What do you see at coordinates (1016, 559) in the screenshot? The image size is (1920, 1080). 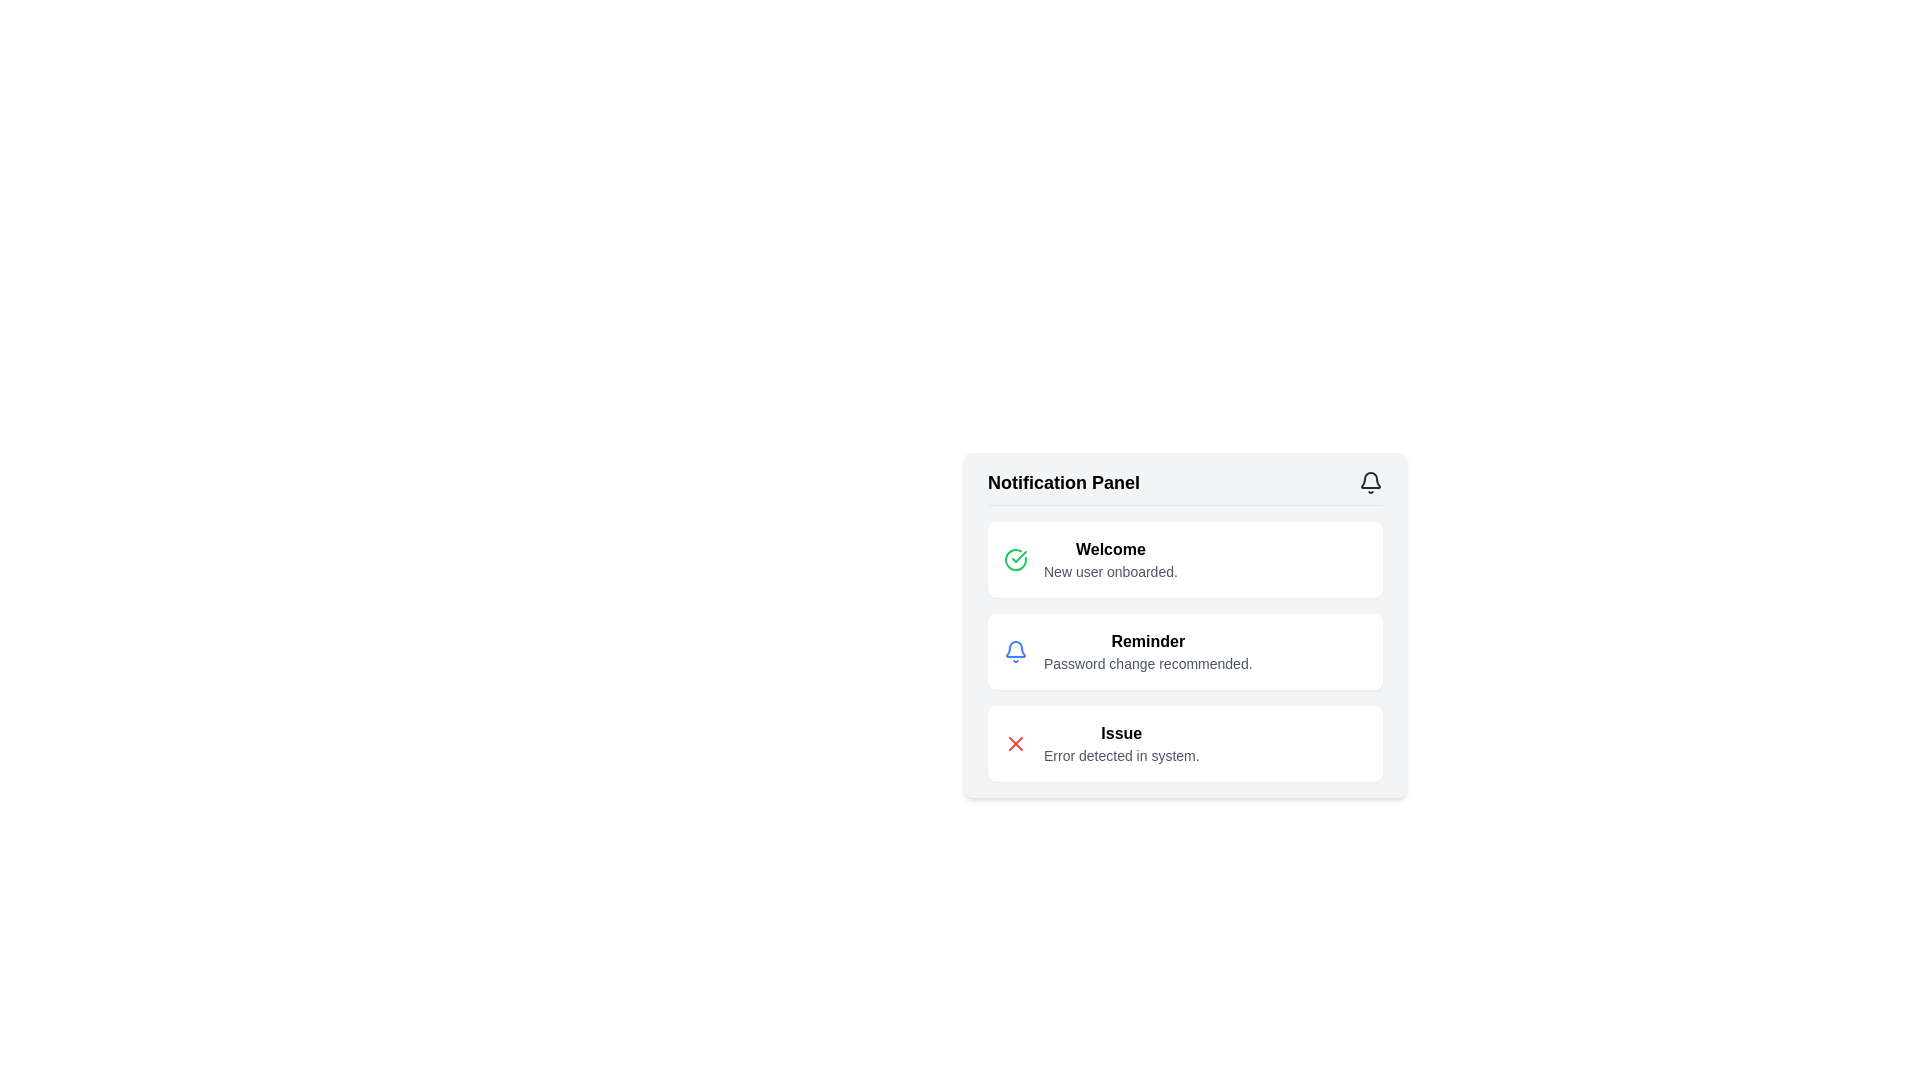 I see `the circular success icon with a green outline and check mark located in the first notification panel, next to the header 'Welcome' and subtext 'New user onboarded'` at bounding box center [1016, 559].